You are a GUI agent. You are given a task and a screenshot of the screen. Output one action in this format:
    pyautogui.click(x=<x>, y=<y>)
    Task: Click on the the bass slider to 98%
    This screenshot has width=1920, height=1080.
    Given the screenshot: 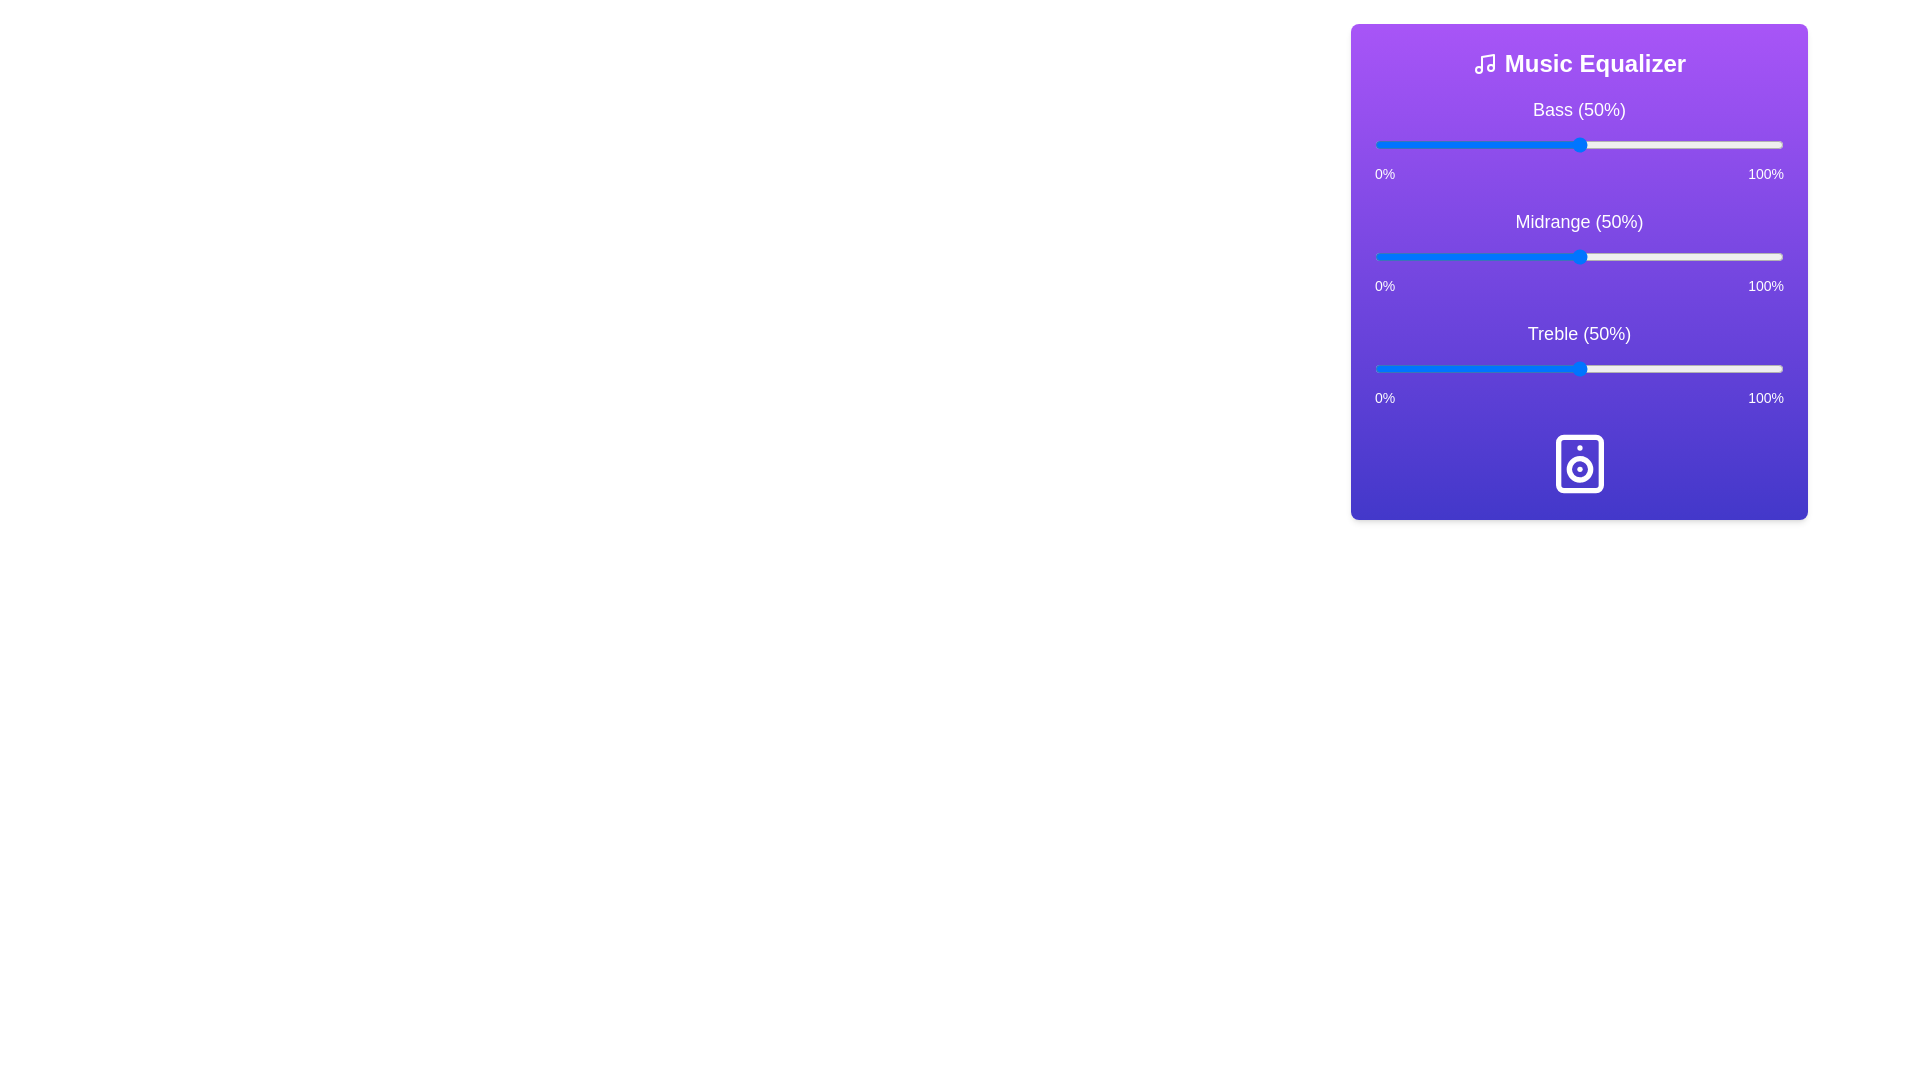 What is the action you would take?
    pyautogui.click(x=1775, y=144)
    